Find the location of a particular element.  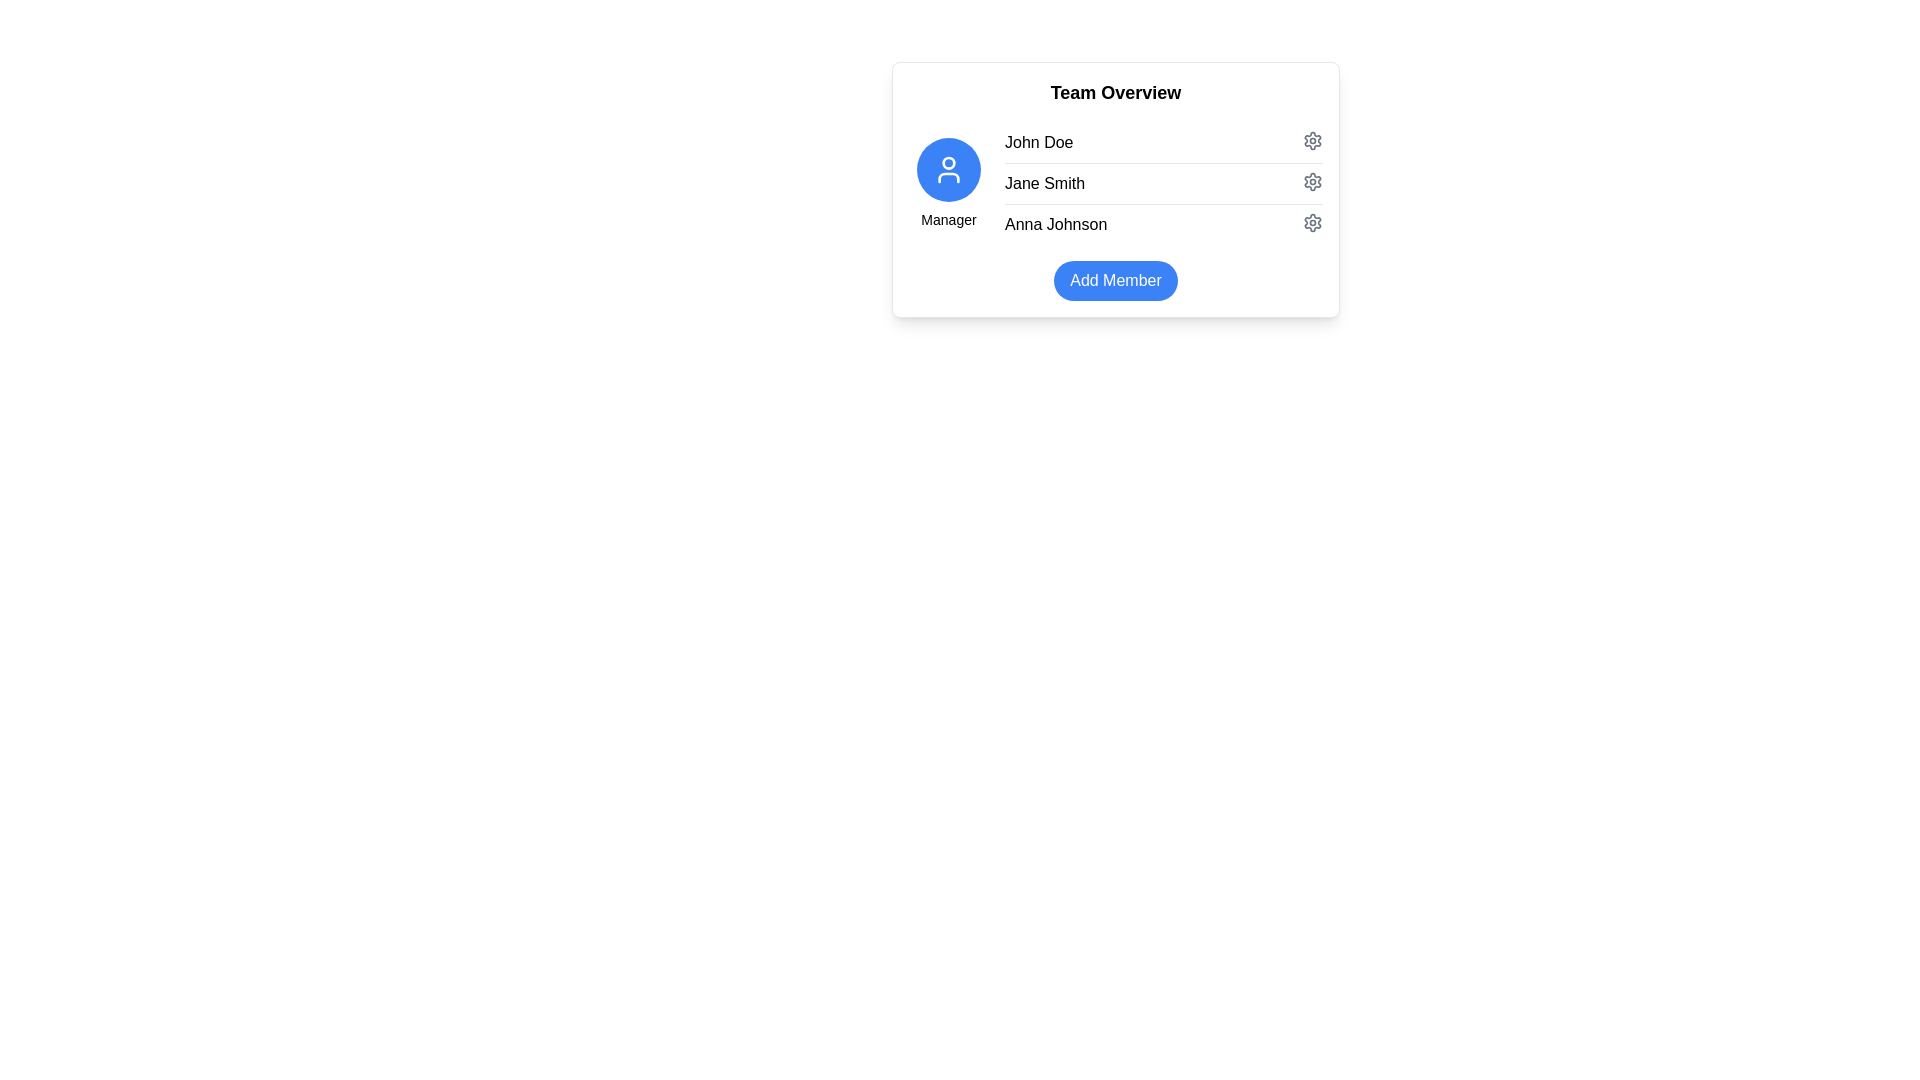

the gear icon located to the right of the 'Jane Smith' text is located at coordinates (1313, 181).